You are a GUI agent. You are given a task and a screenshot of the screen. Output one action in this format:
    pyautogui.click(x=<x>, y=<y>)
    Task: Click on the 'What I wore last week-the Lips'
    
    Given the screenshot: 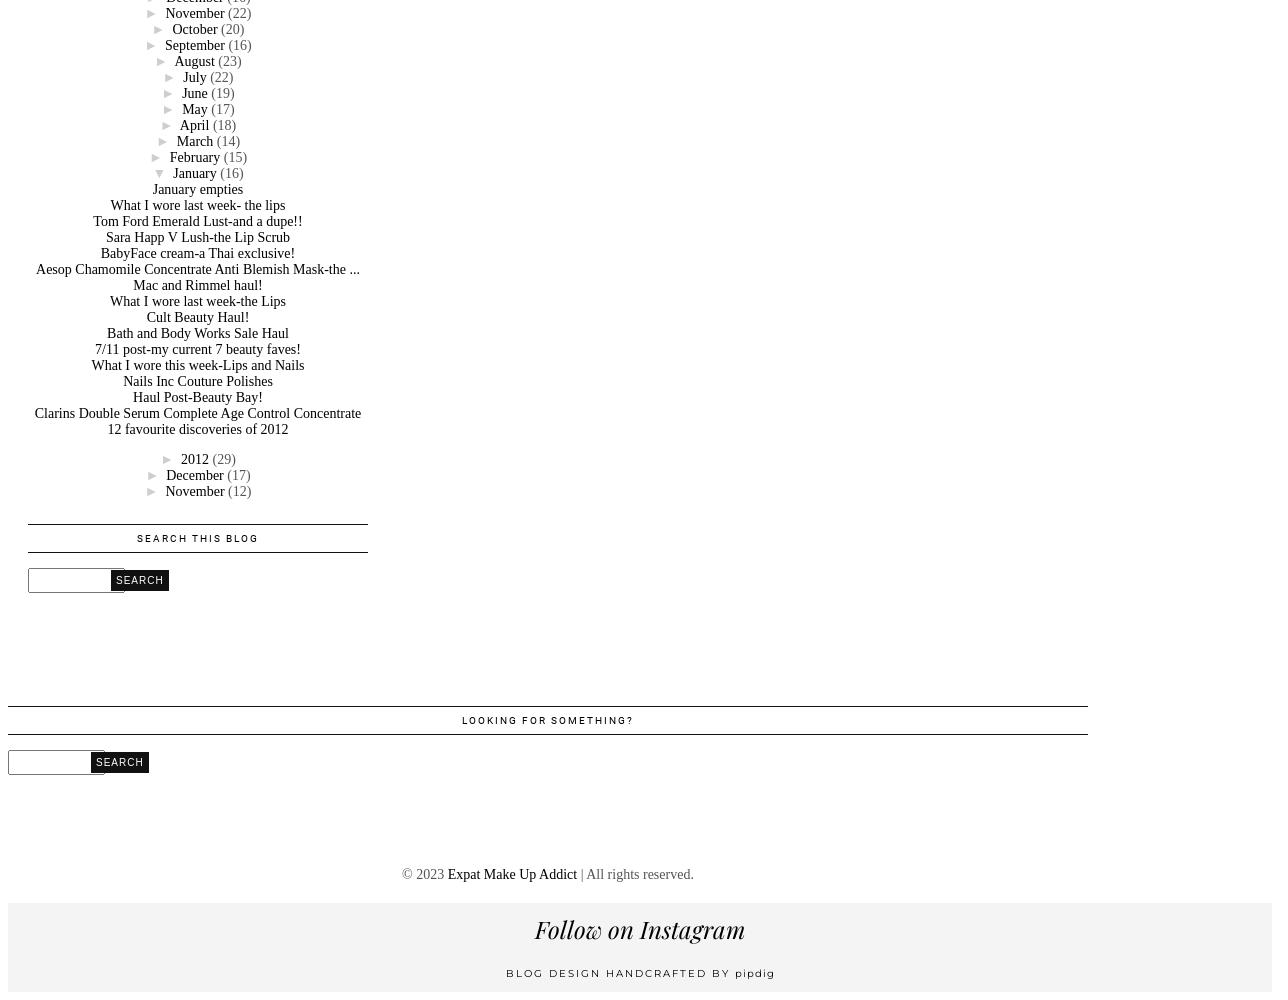 What is the action you would take?
    pyautogui.click(x=108, y=300)
    